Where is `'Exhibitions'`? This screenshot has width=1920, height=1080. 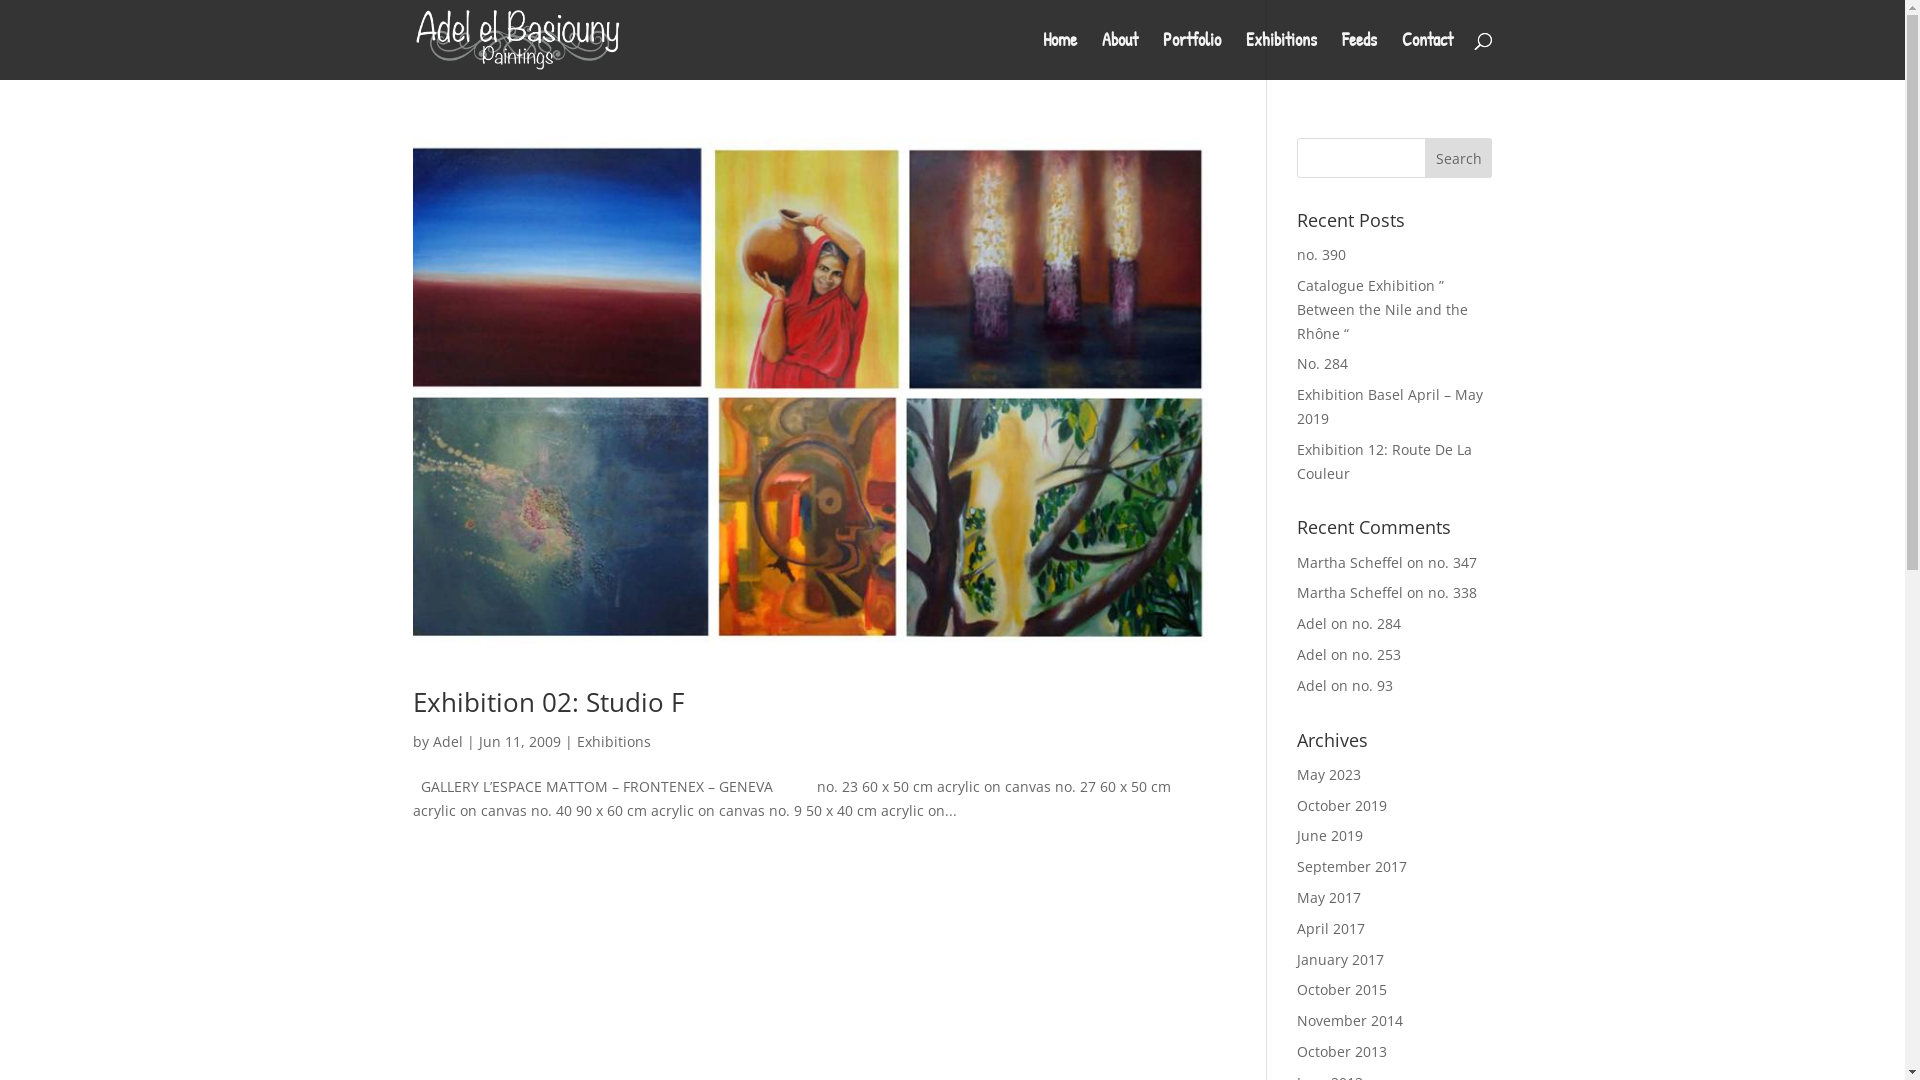
'Exhibitions' is located at coordinates (1281, 55).